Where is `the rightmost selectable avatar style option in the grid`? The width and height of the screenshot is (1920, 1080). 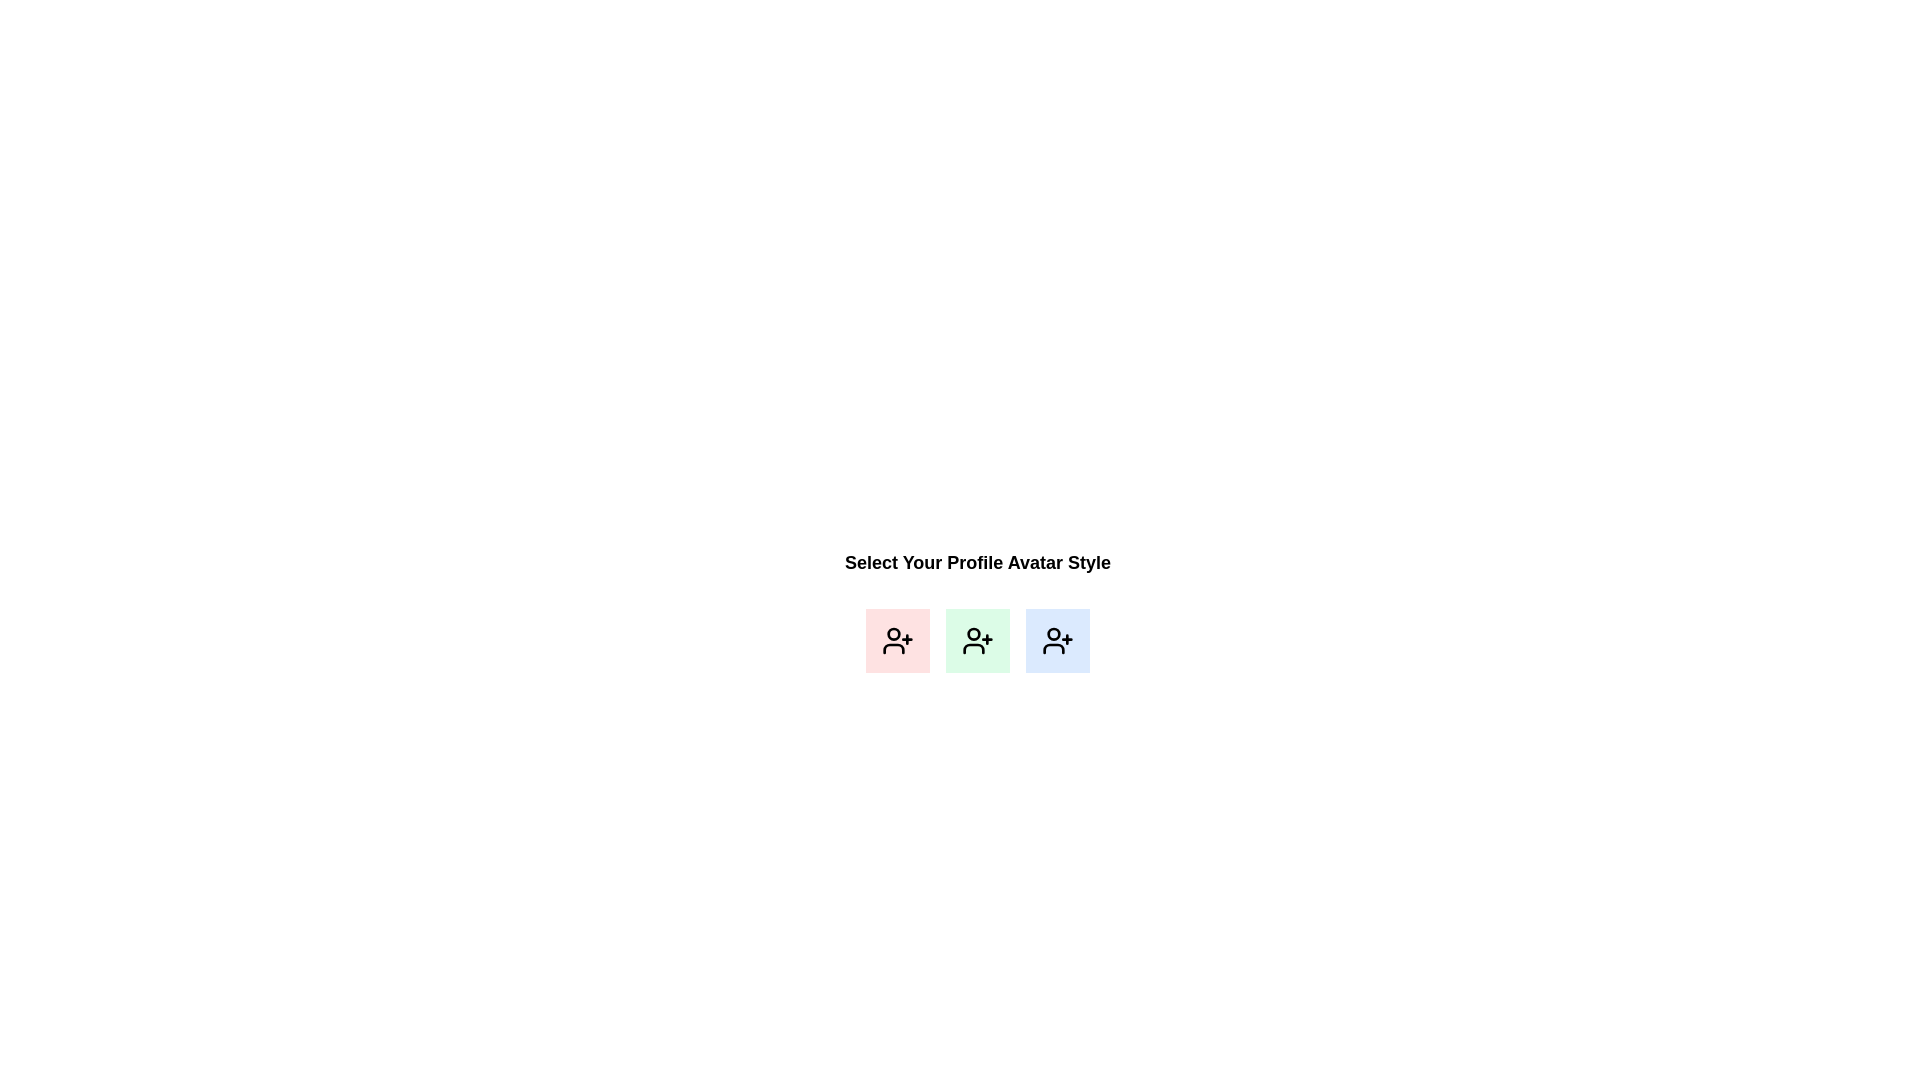
the rightmost selectable avatar style option in the grid is located at coordinates (1056, 640).